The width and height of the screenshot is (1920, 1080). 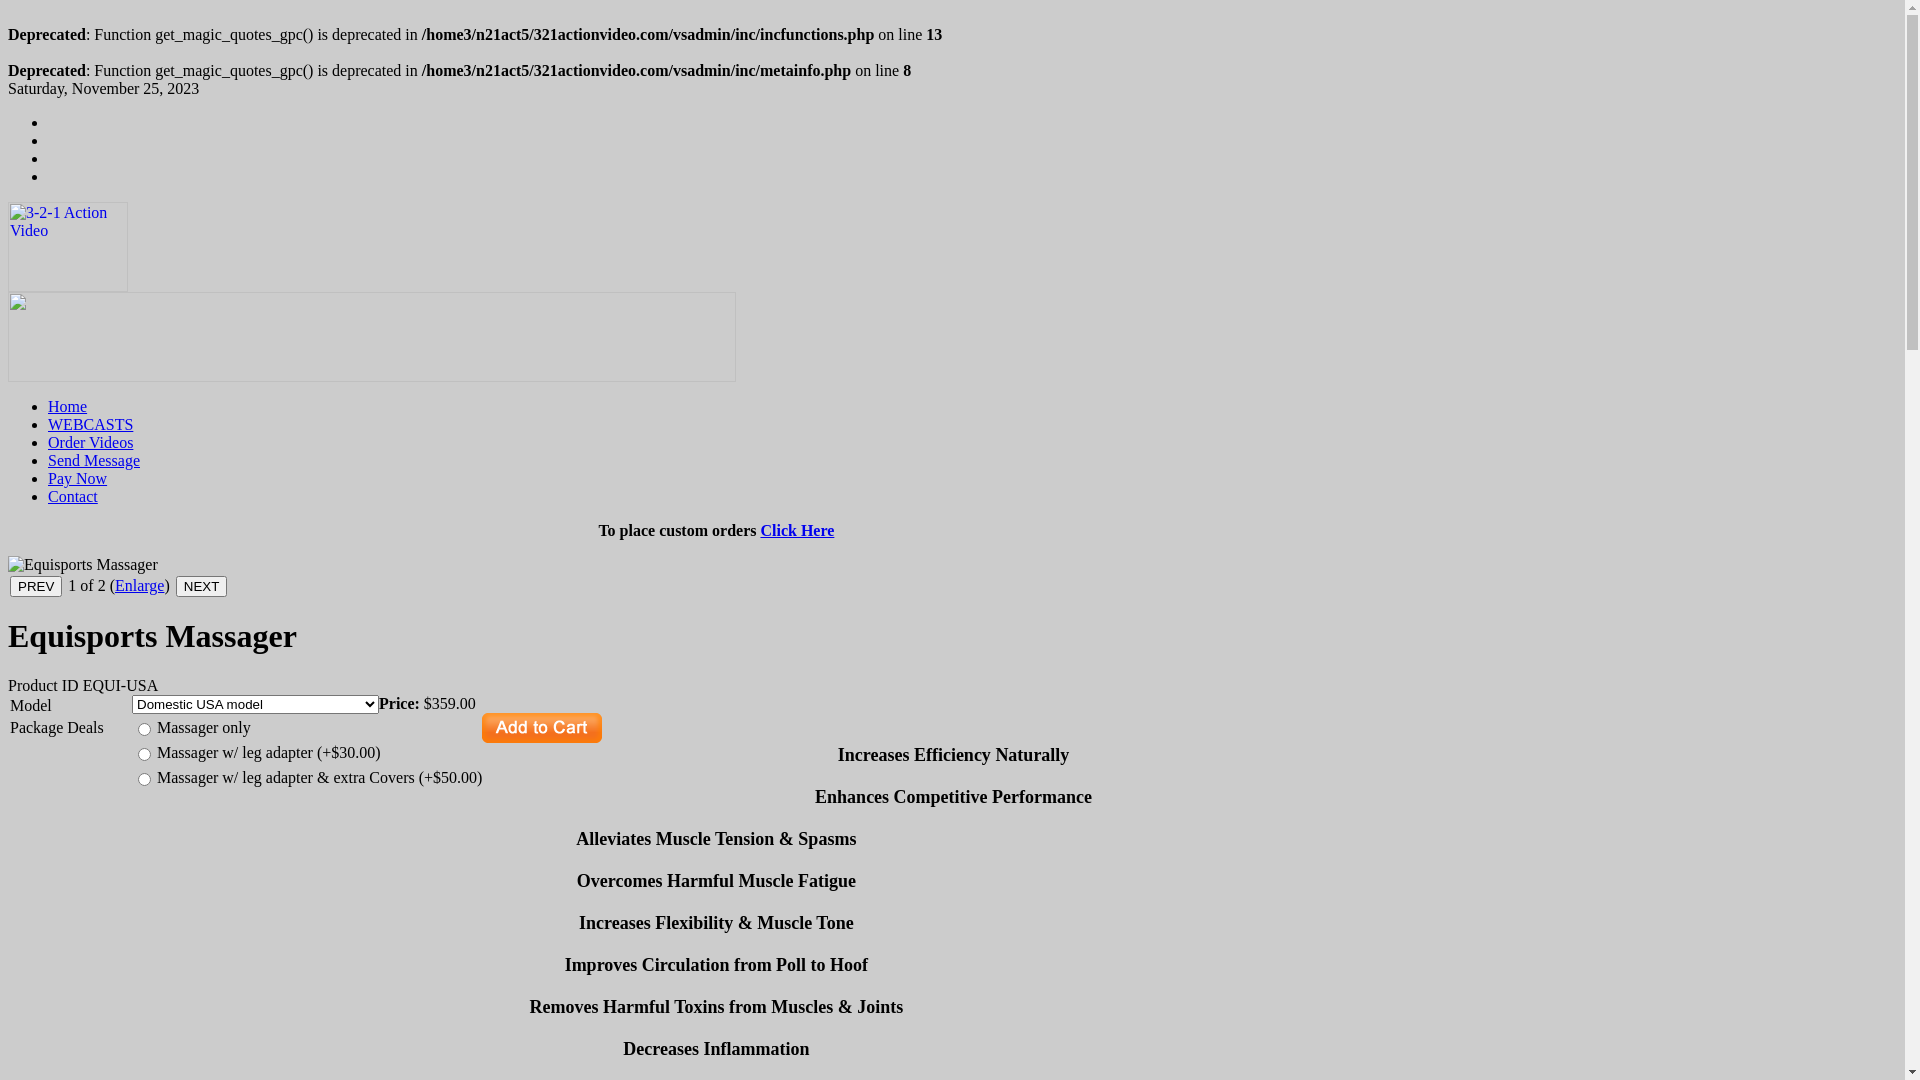 I want to click on 'Send Message', so click(x=93, y=460).